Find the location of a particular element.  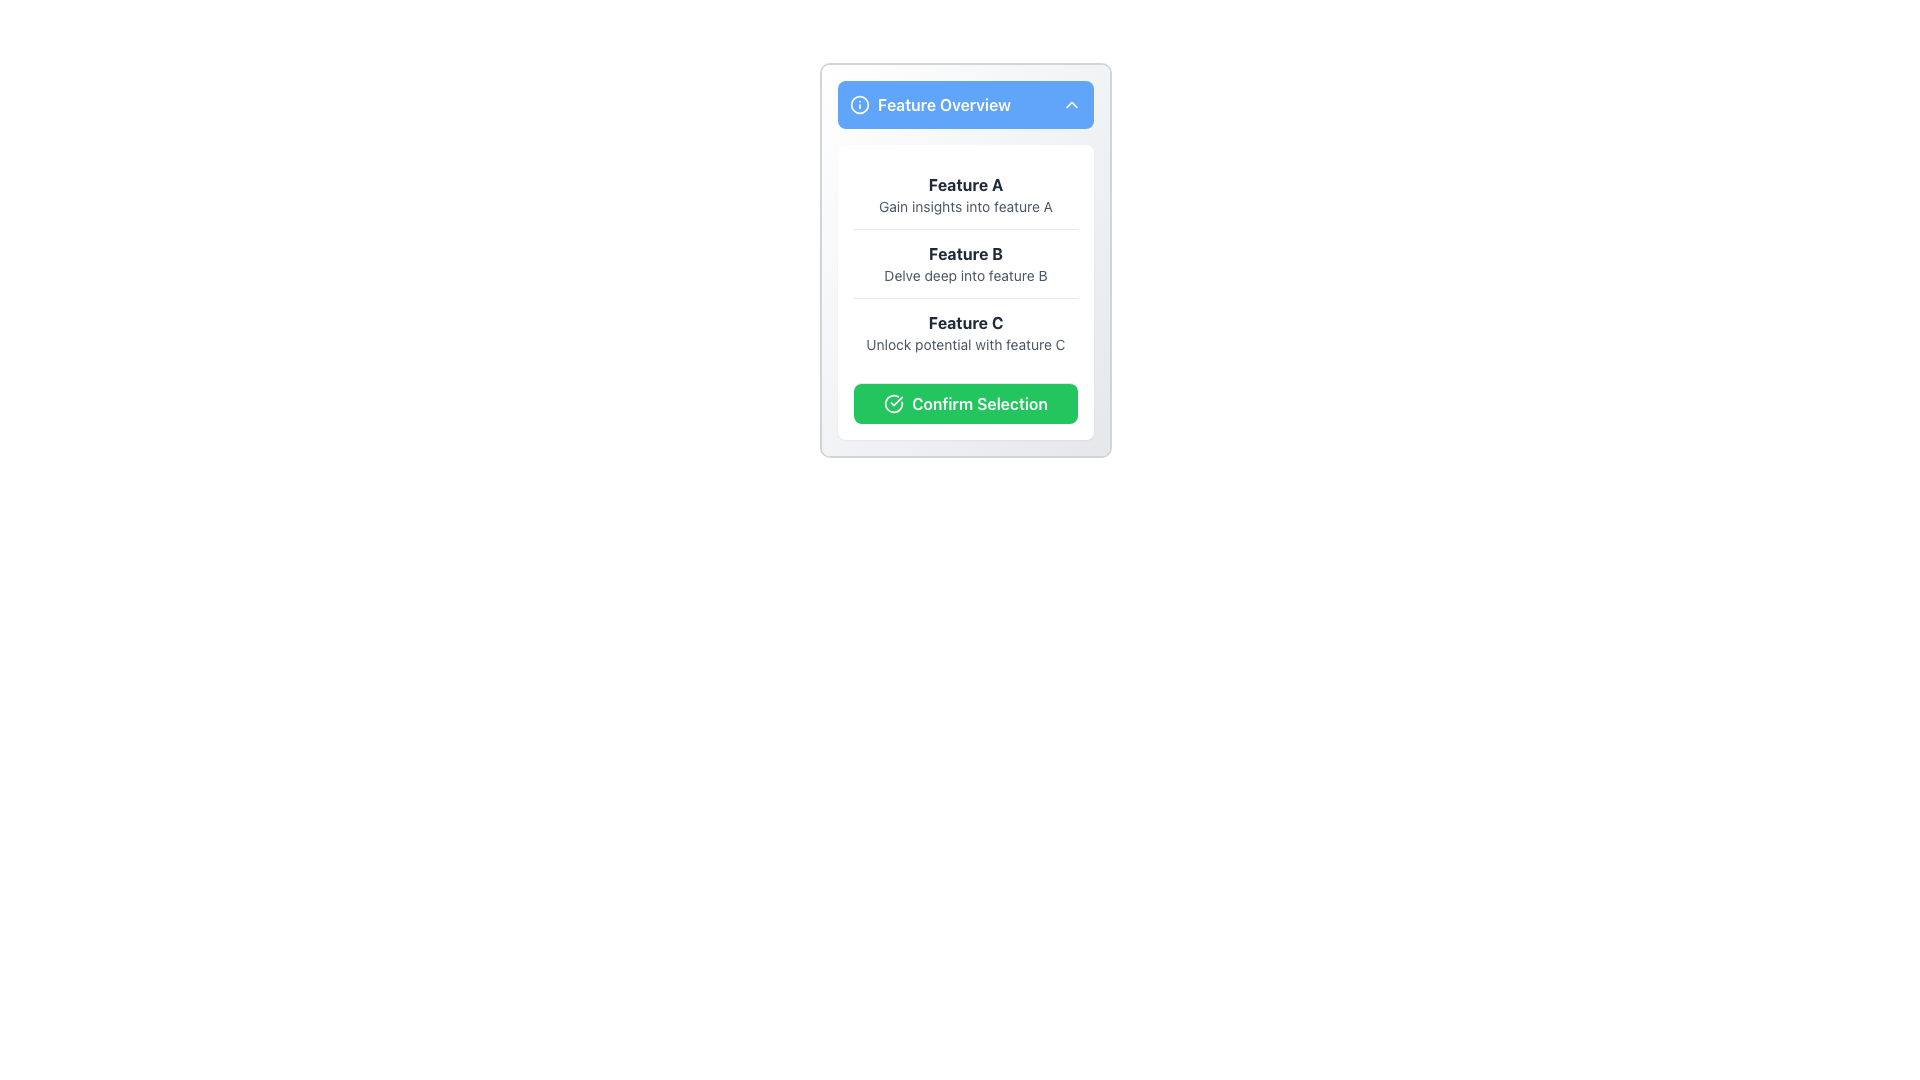

the informational text block containing the bold title 'Feature A' and the description 'Gain insights into feature A', which is positioned below 'Feature Overview' and above 'Feature B' is located at coordinates (965, 195).